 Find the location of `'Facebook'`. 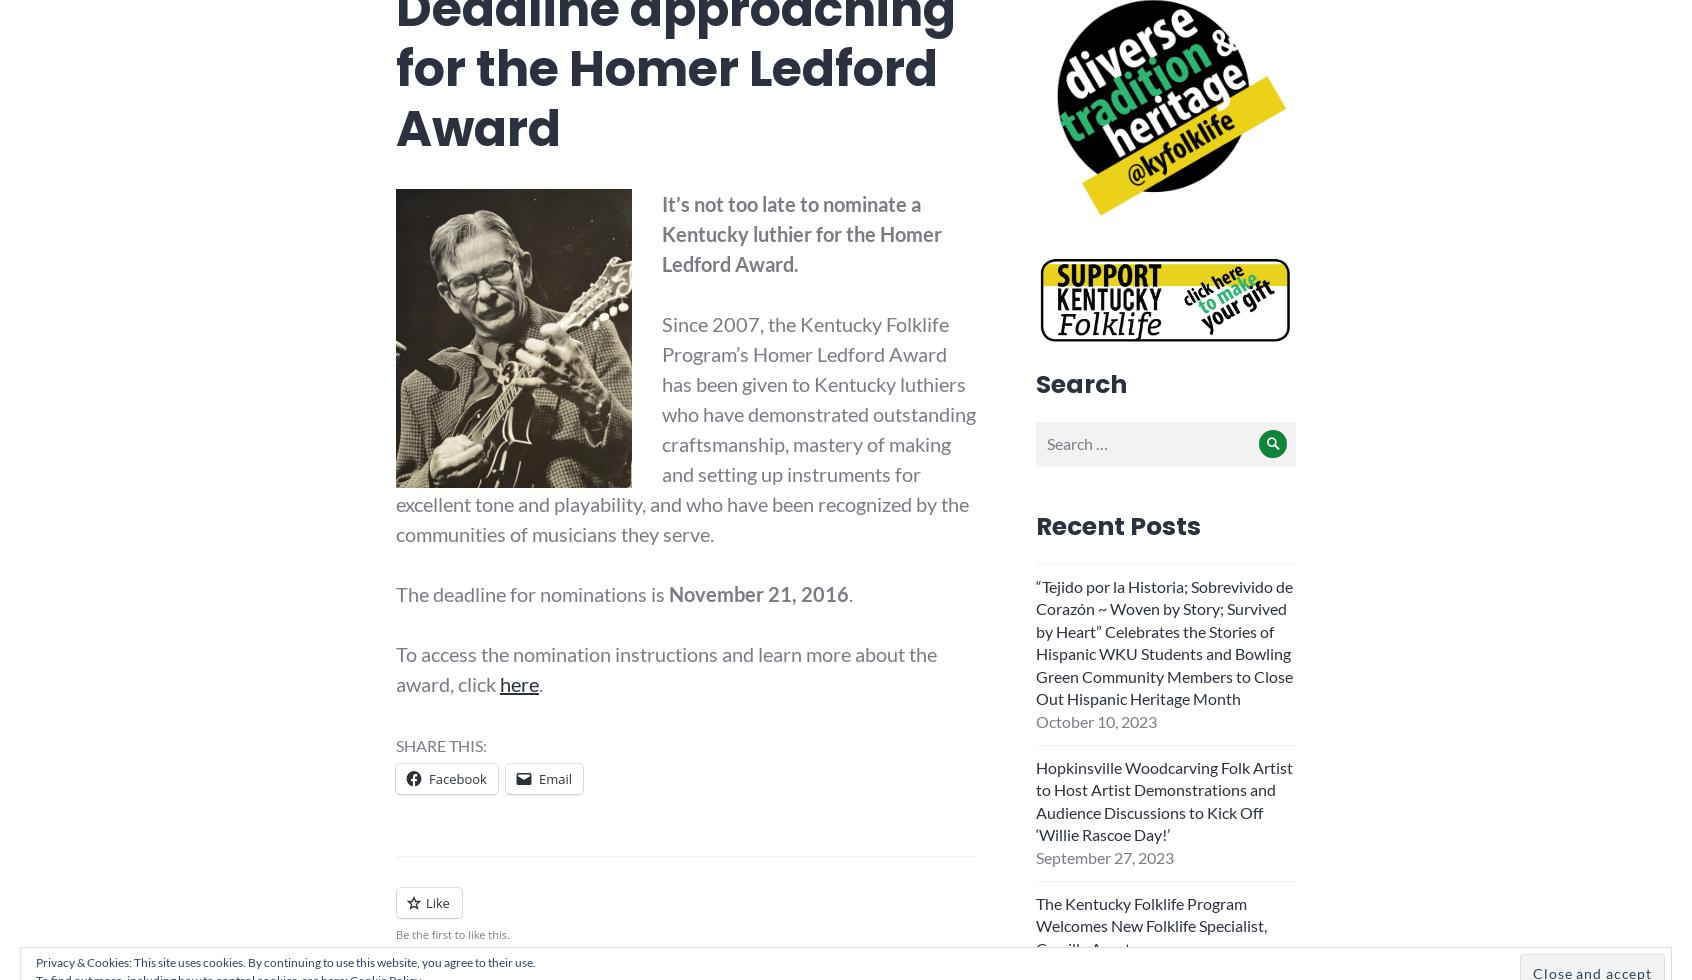

'Facebook' is located at coordinates (456, 779).